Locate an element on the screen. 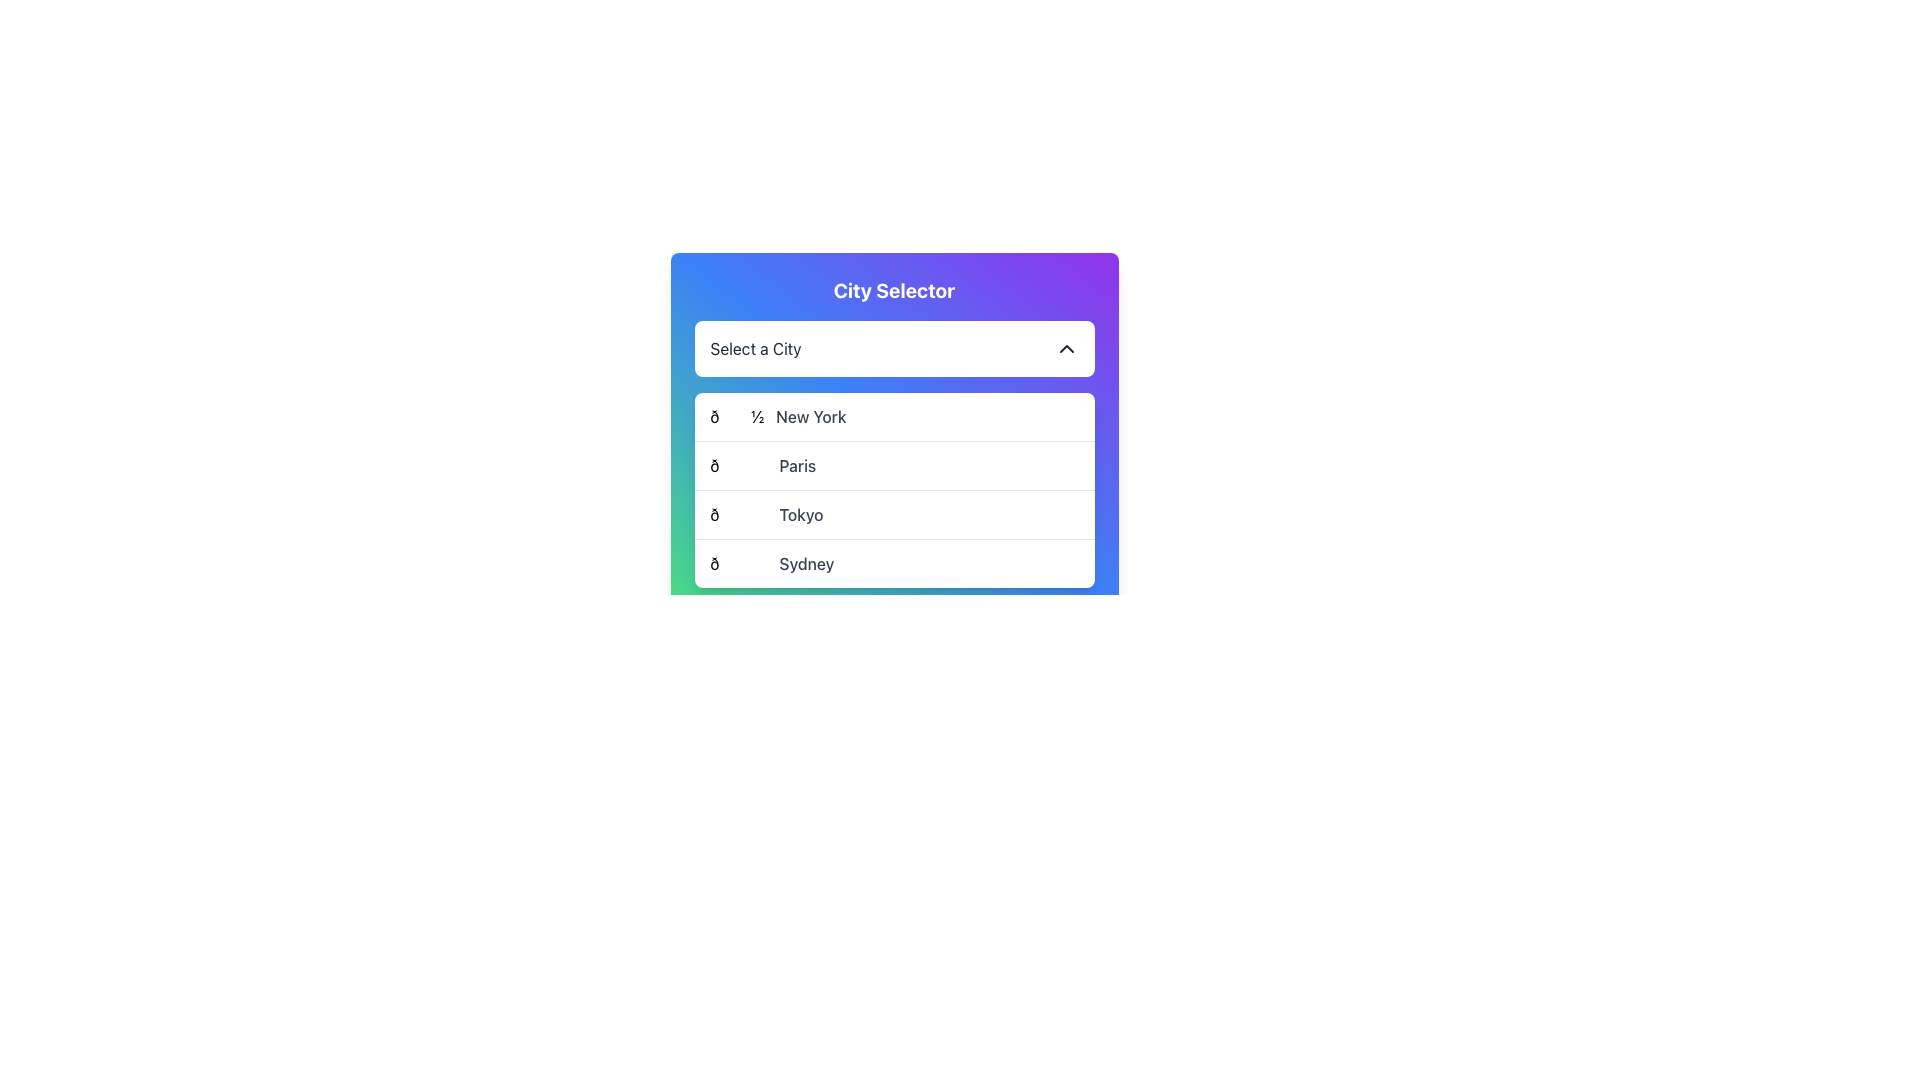 Image resolution: width=1920 pixels, height=1080 pixels. the city list item for 'Sydney' which is the fourth option in the dropdown list under 'City Selector' is located at coordinates (893, 563).